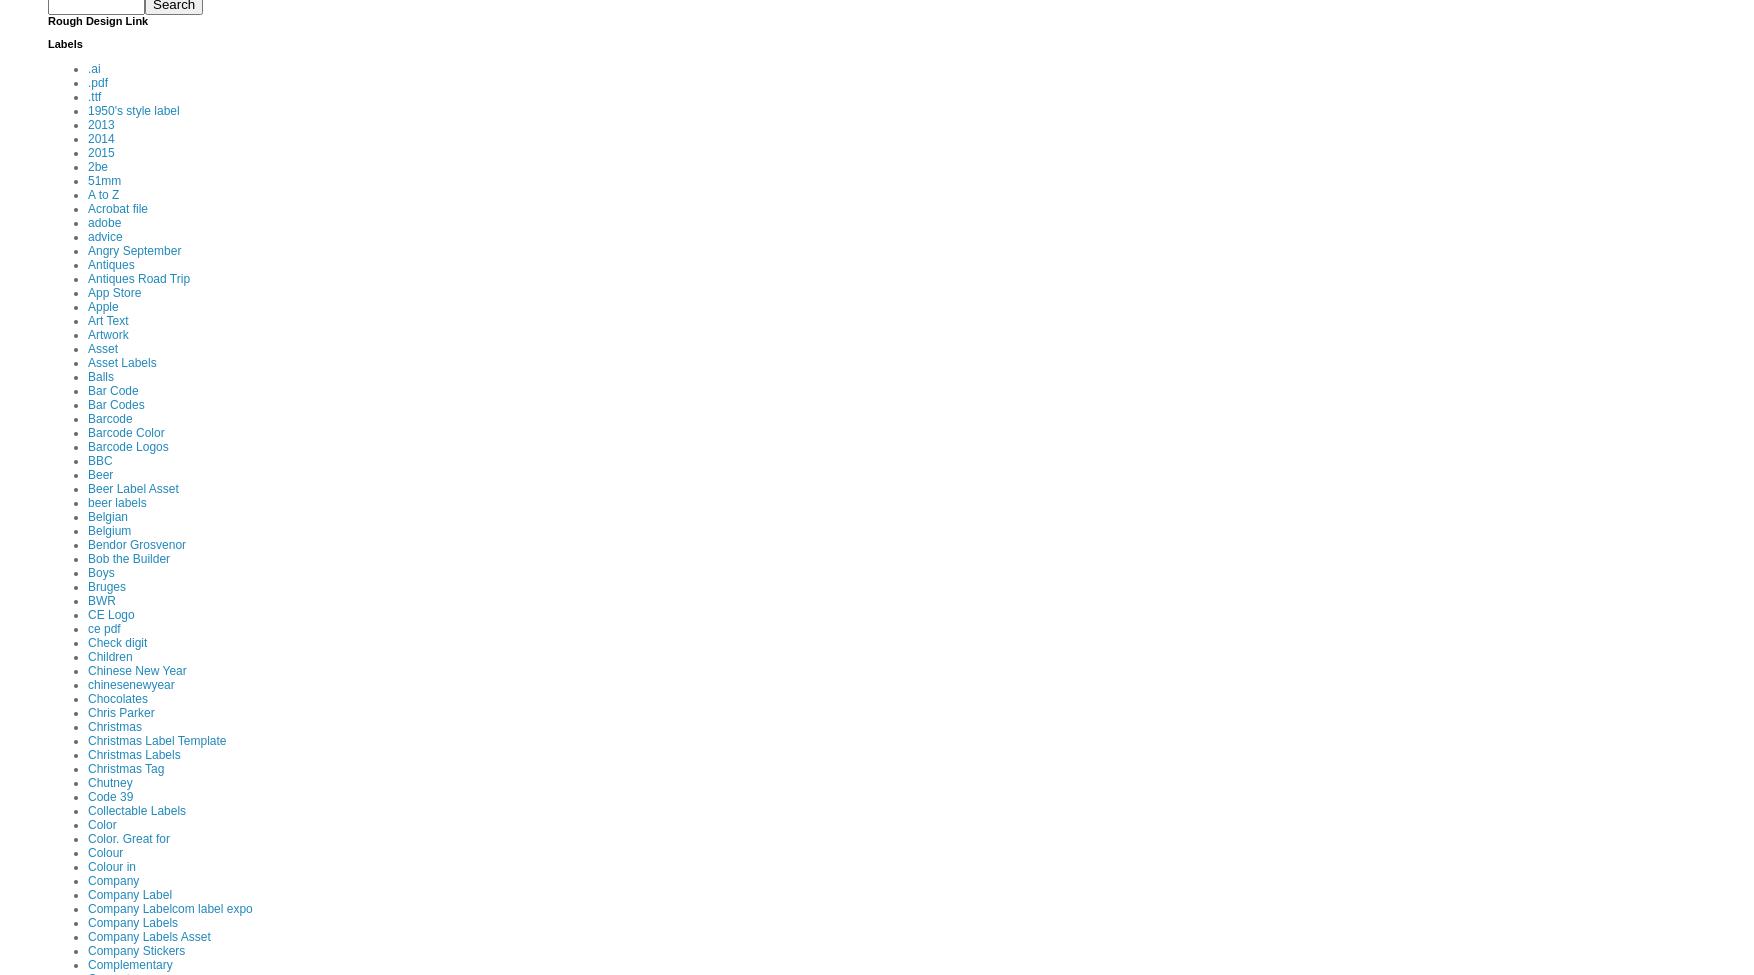 Image resolution: width=1754 pixels, height=975 pixels. I want to click on 'Code 39', so click(109, 795).